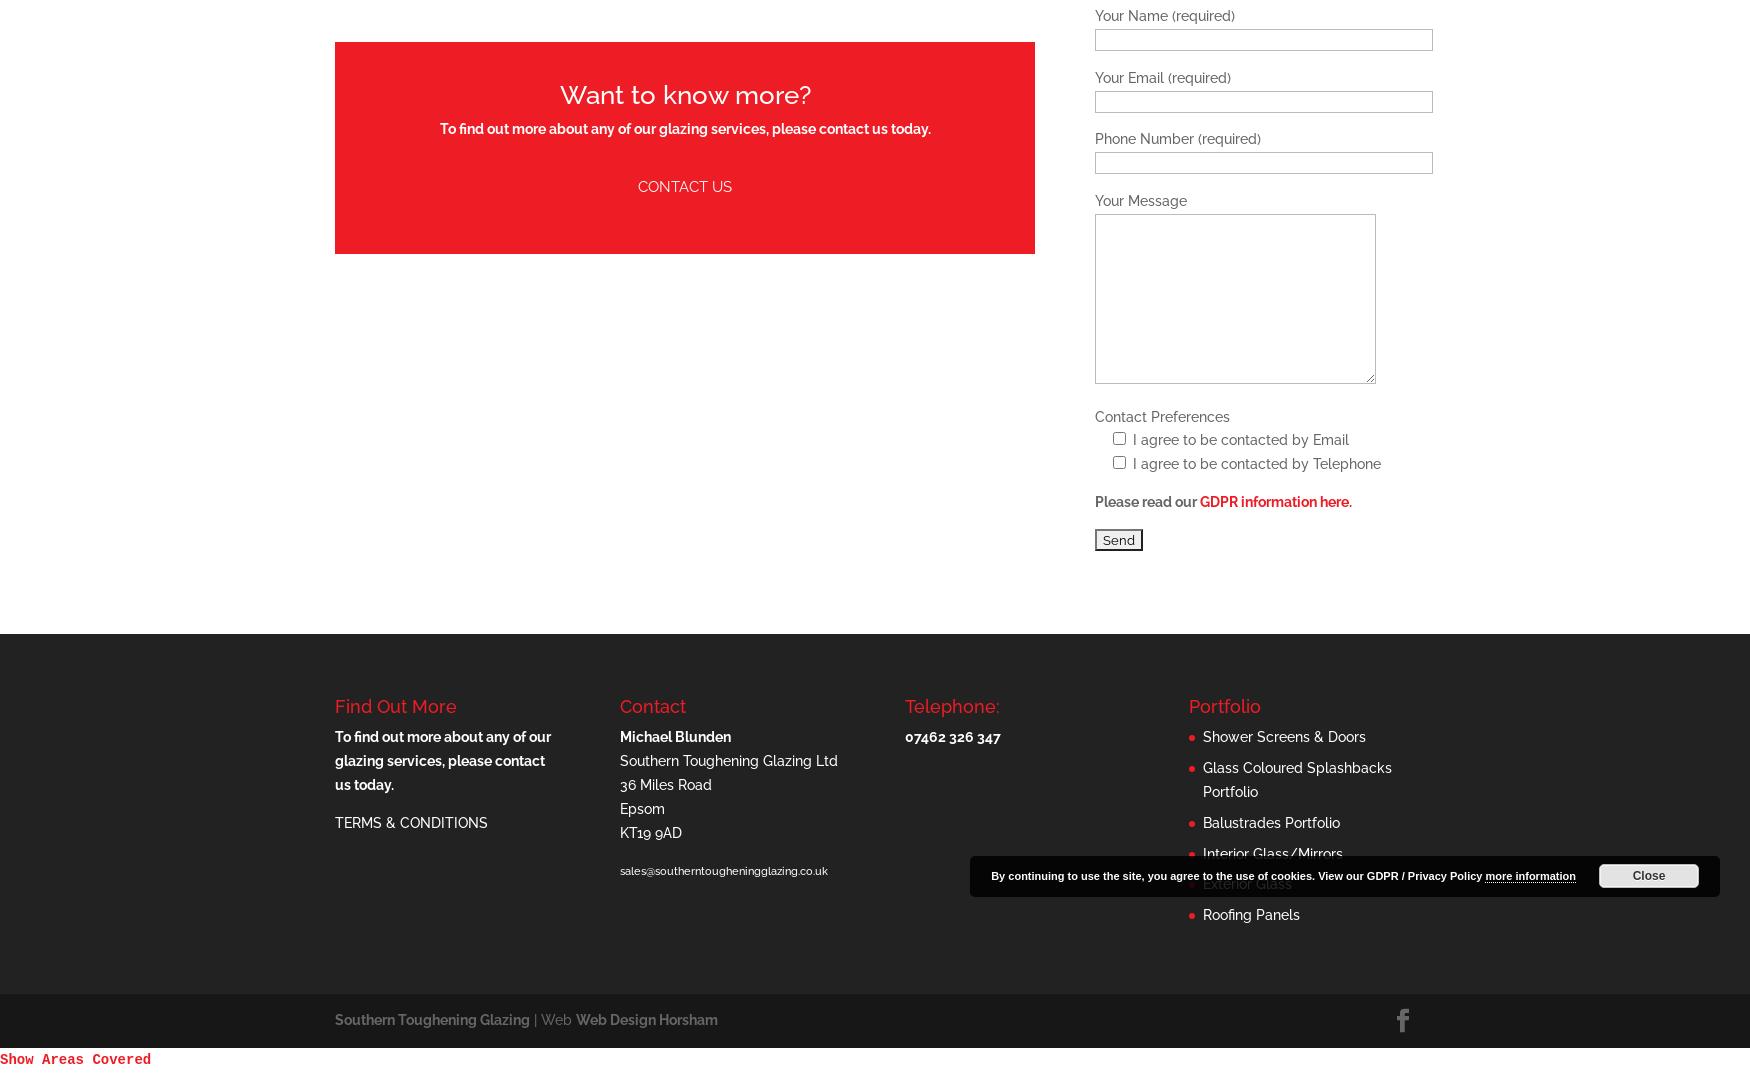  What do you see at coordinates (334, 706) in the screenshot?
I see `'Find Out More'` at bounding box center [334, 706].